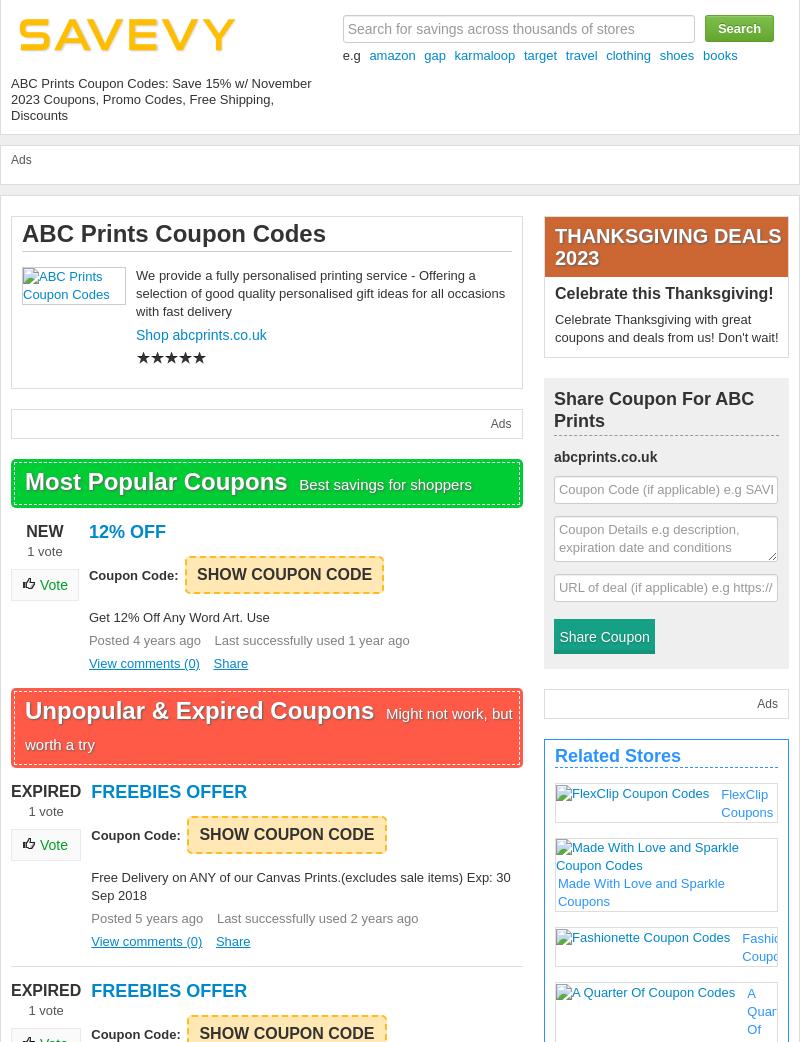  I want to click on 'Most Popular Coupons', so click(159, 481).